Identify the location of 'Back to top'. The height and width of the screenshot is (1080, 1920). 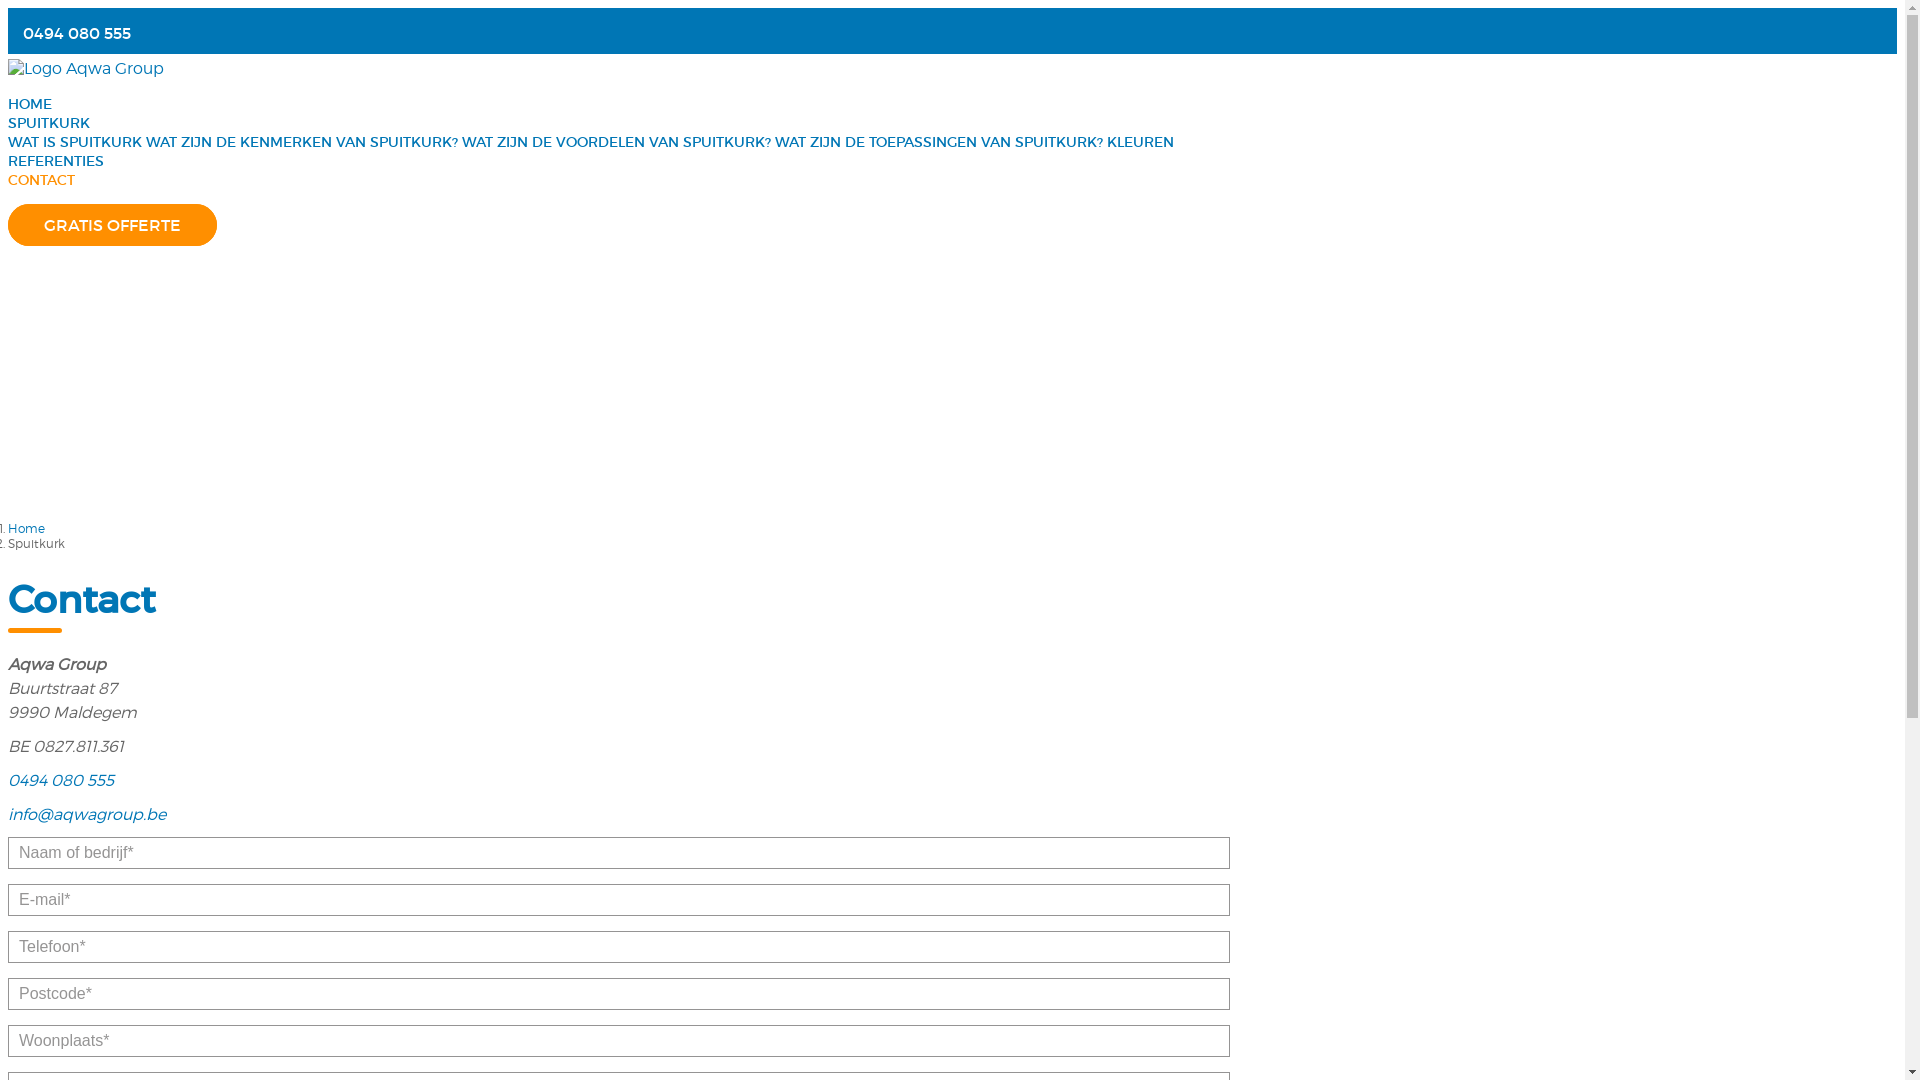
(1842, 1000).